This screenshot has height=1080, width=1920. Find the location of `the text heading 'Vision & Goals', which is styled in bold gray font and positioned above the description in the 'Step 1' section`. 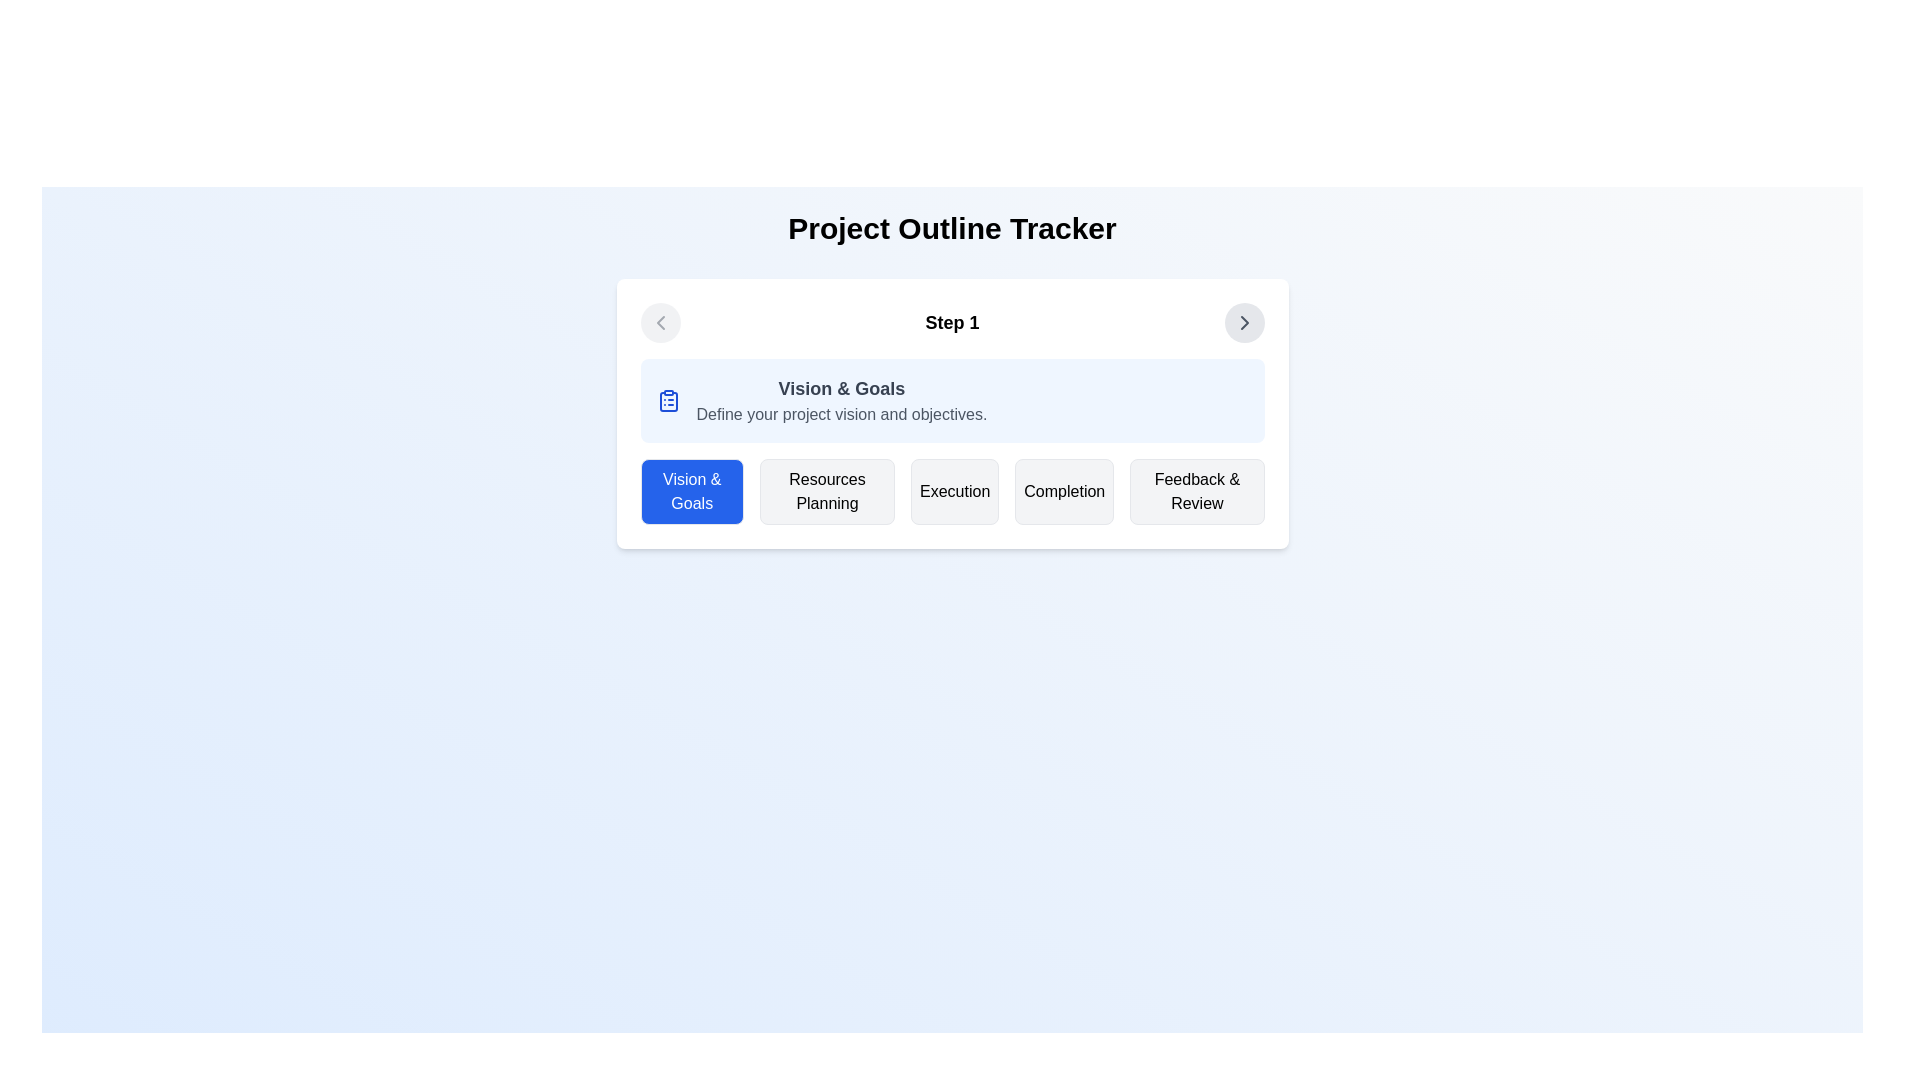

the text heading 'Vision & Goals', which is styled in bold gray font and positioned above the description in the 'Step 1' section is located at coordinates (841, 389).